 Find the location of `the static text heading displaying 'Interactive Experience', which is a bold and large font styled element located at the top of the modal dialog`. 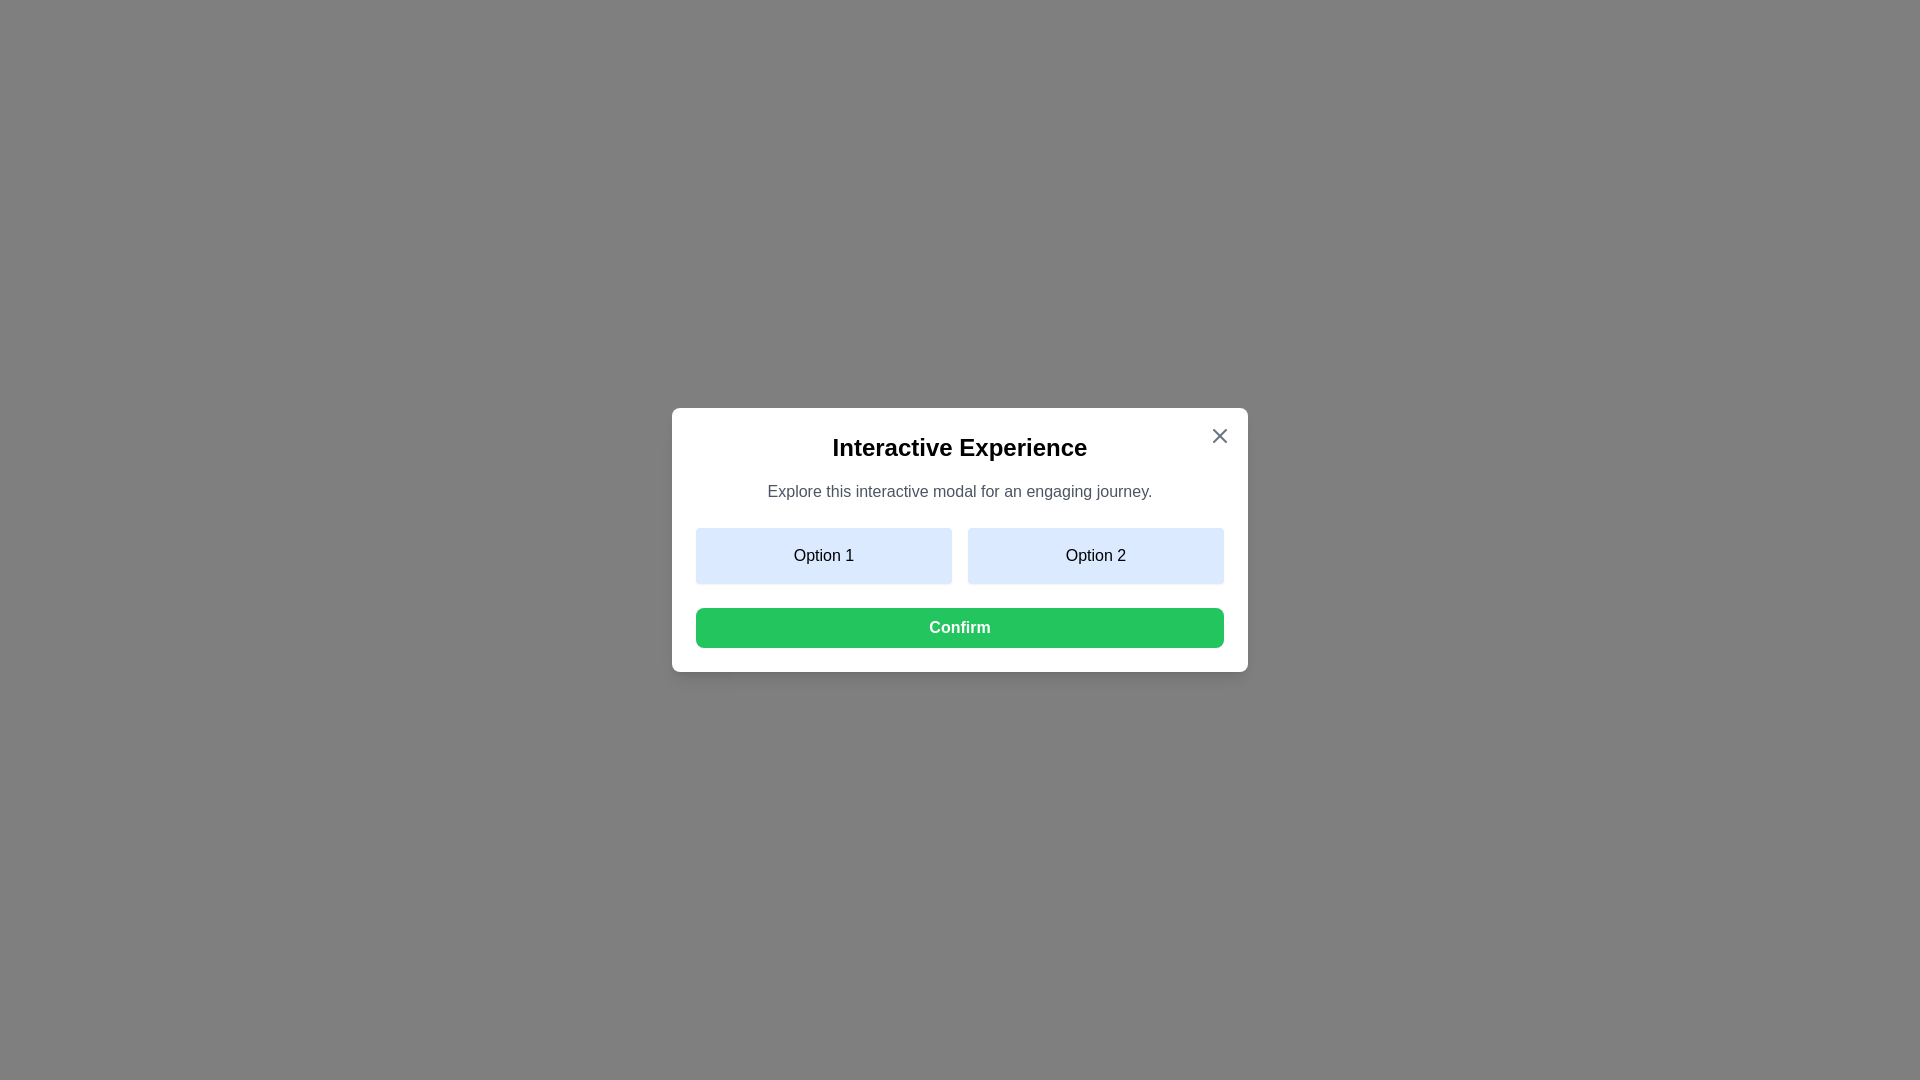

the static text heading displaying 'Interactive Experience', which is a bold and large font styled element located at the top of the modal dialog is located at coordinates (960, 446).